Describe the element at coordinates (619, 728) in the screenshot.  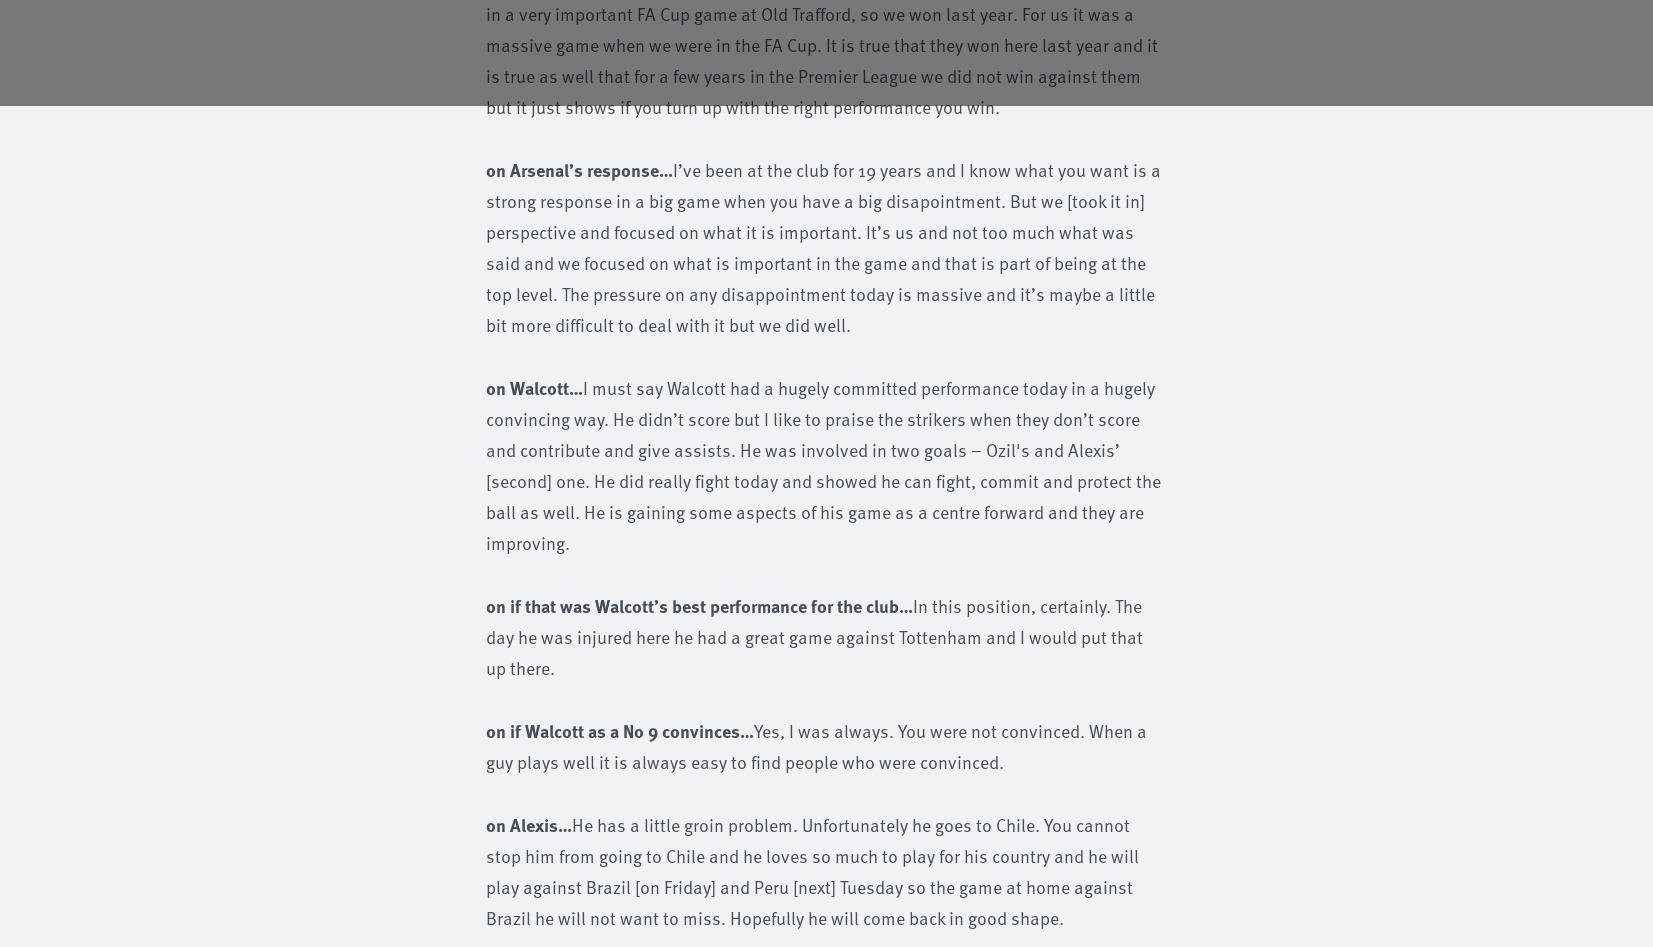
I see `'on if Walcott as a No 9 convinces…'` at that location.